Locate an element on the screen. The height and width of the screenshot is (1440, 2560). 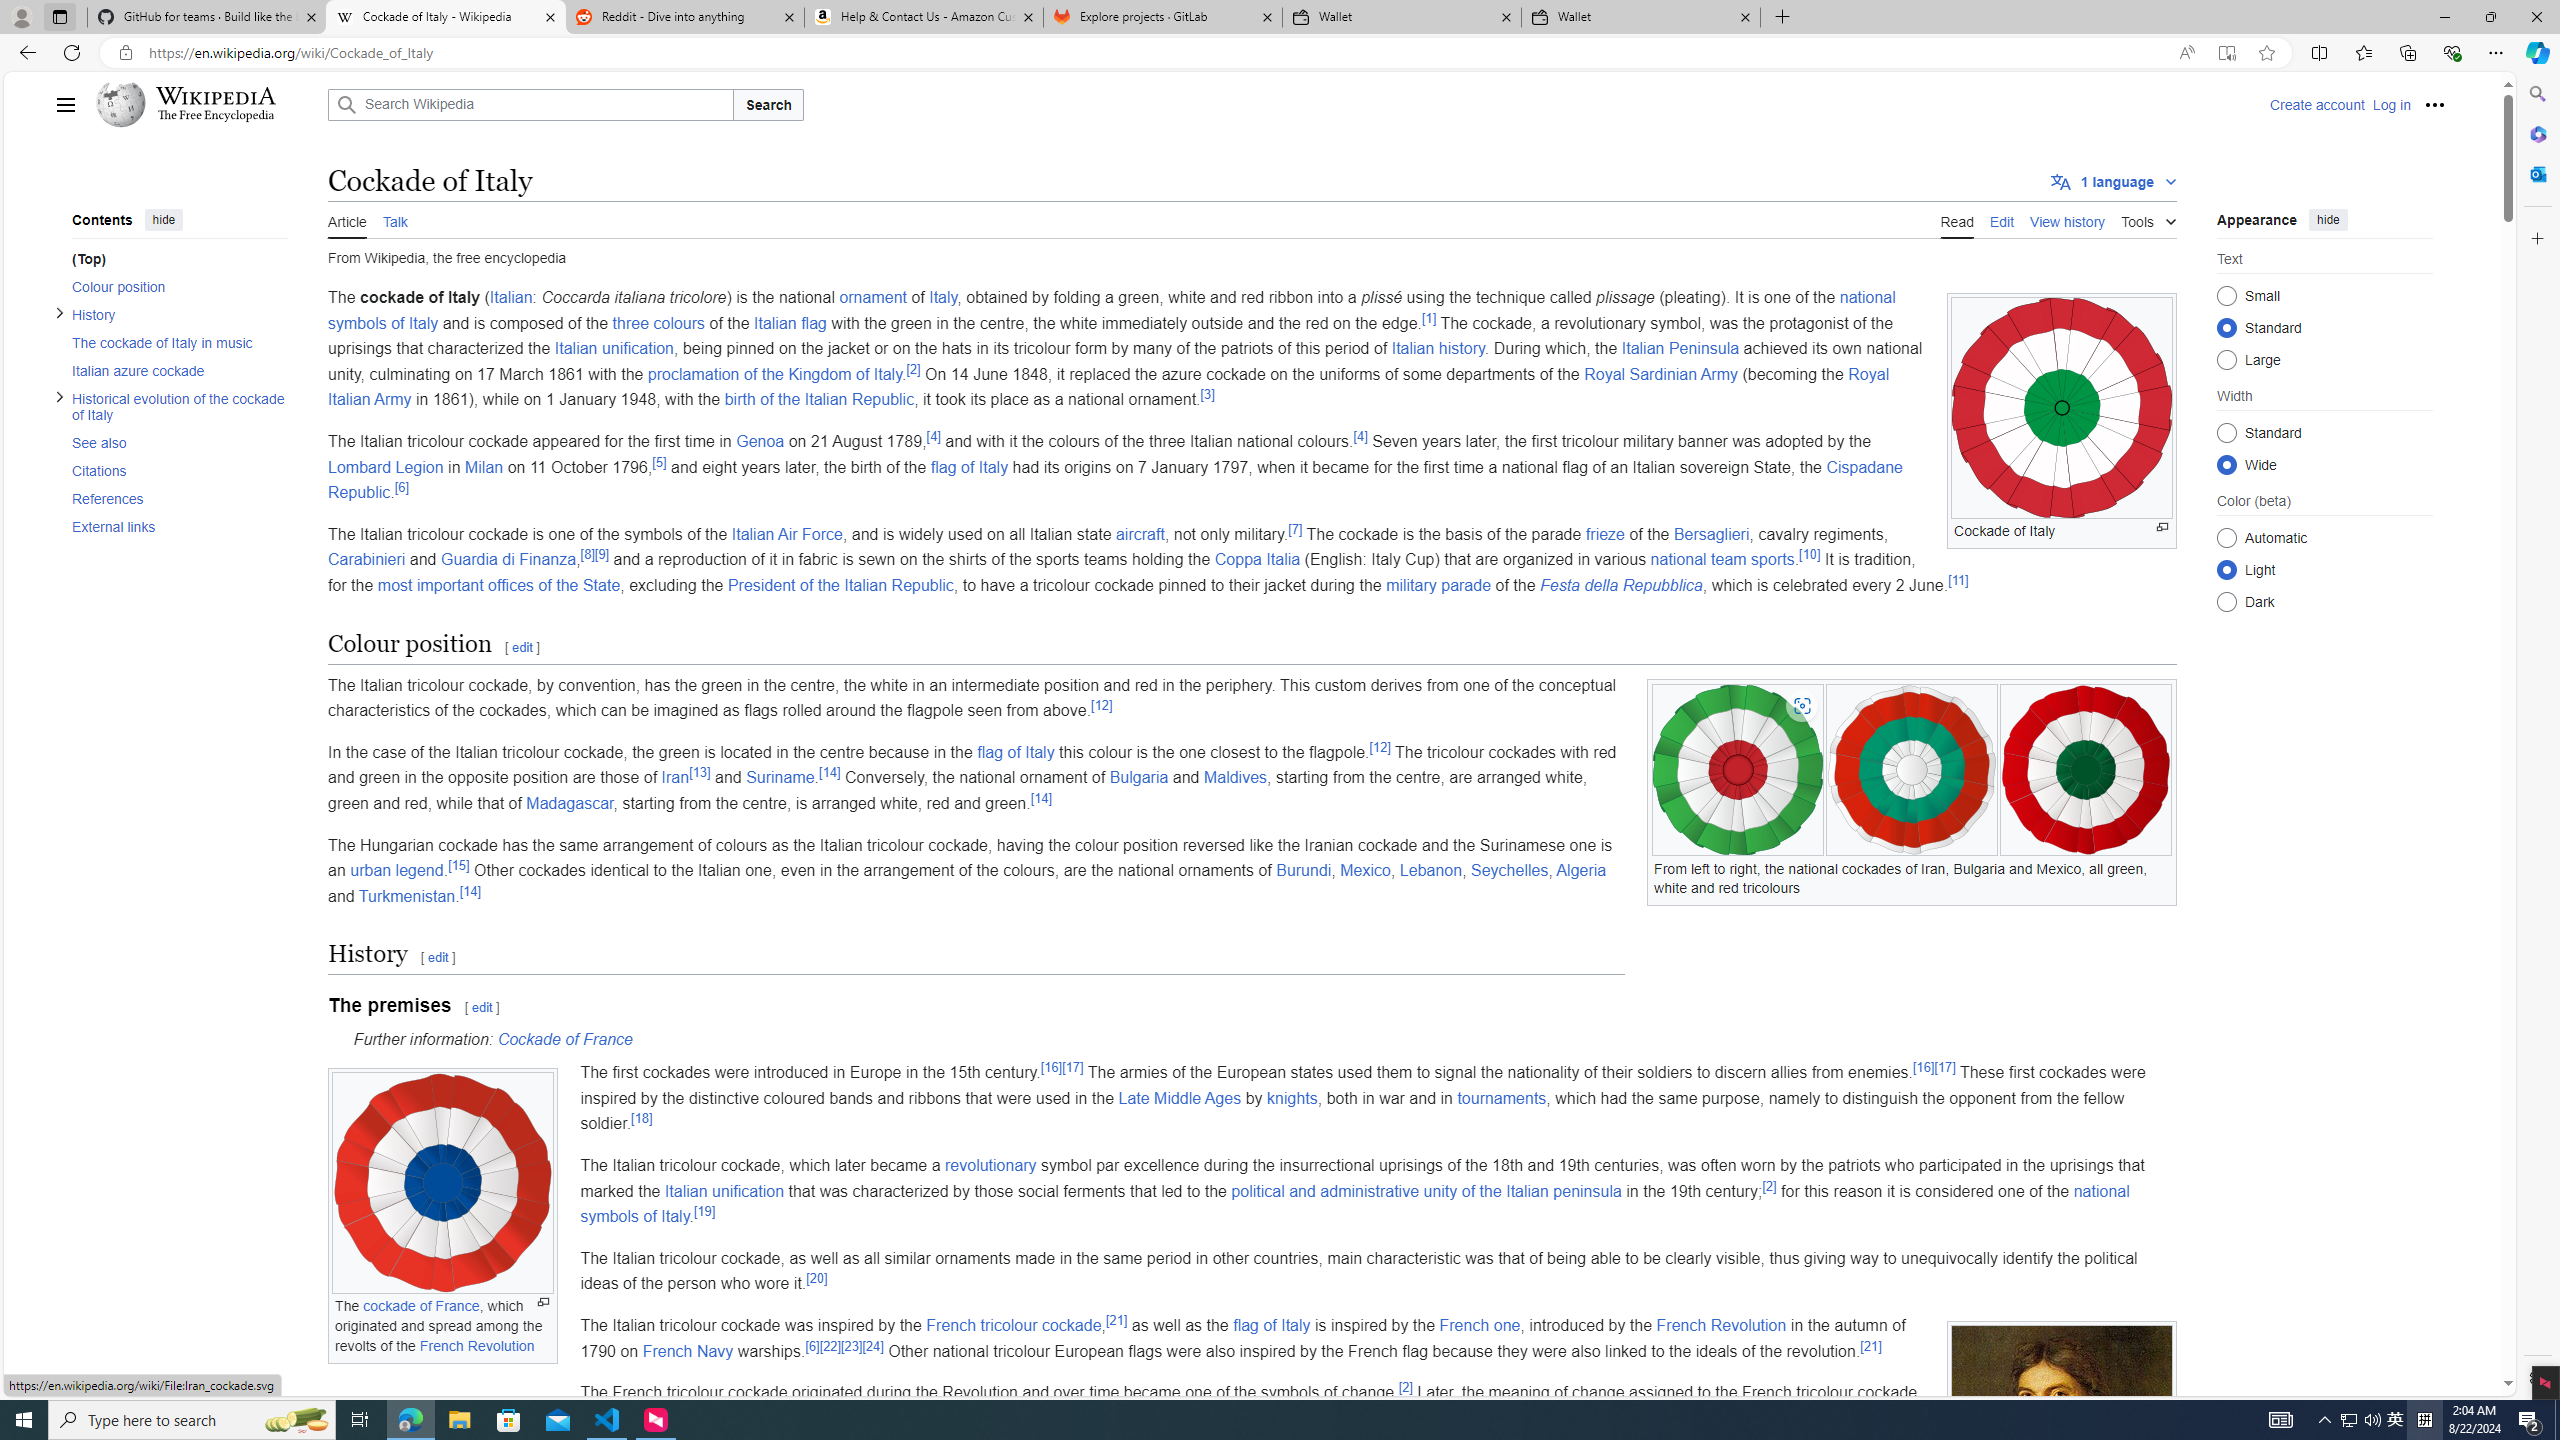
'[7]' is located at coordinates (1295, 528).